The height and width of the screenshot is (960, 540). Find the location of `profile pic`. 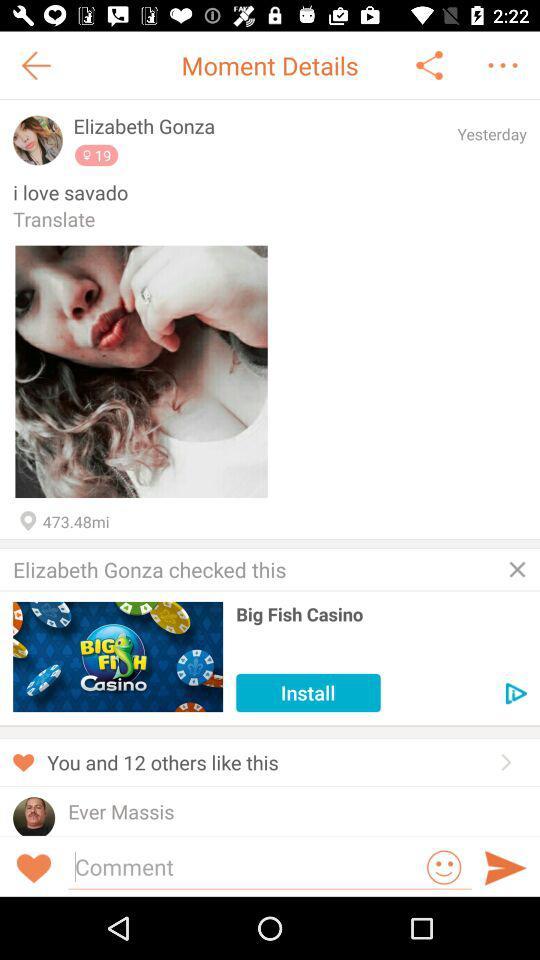

profile pic is located at coordinates (33, 816).